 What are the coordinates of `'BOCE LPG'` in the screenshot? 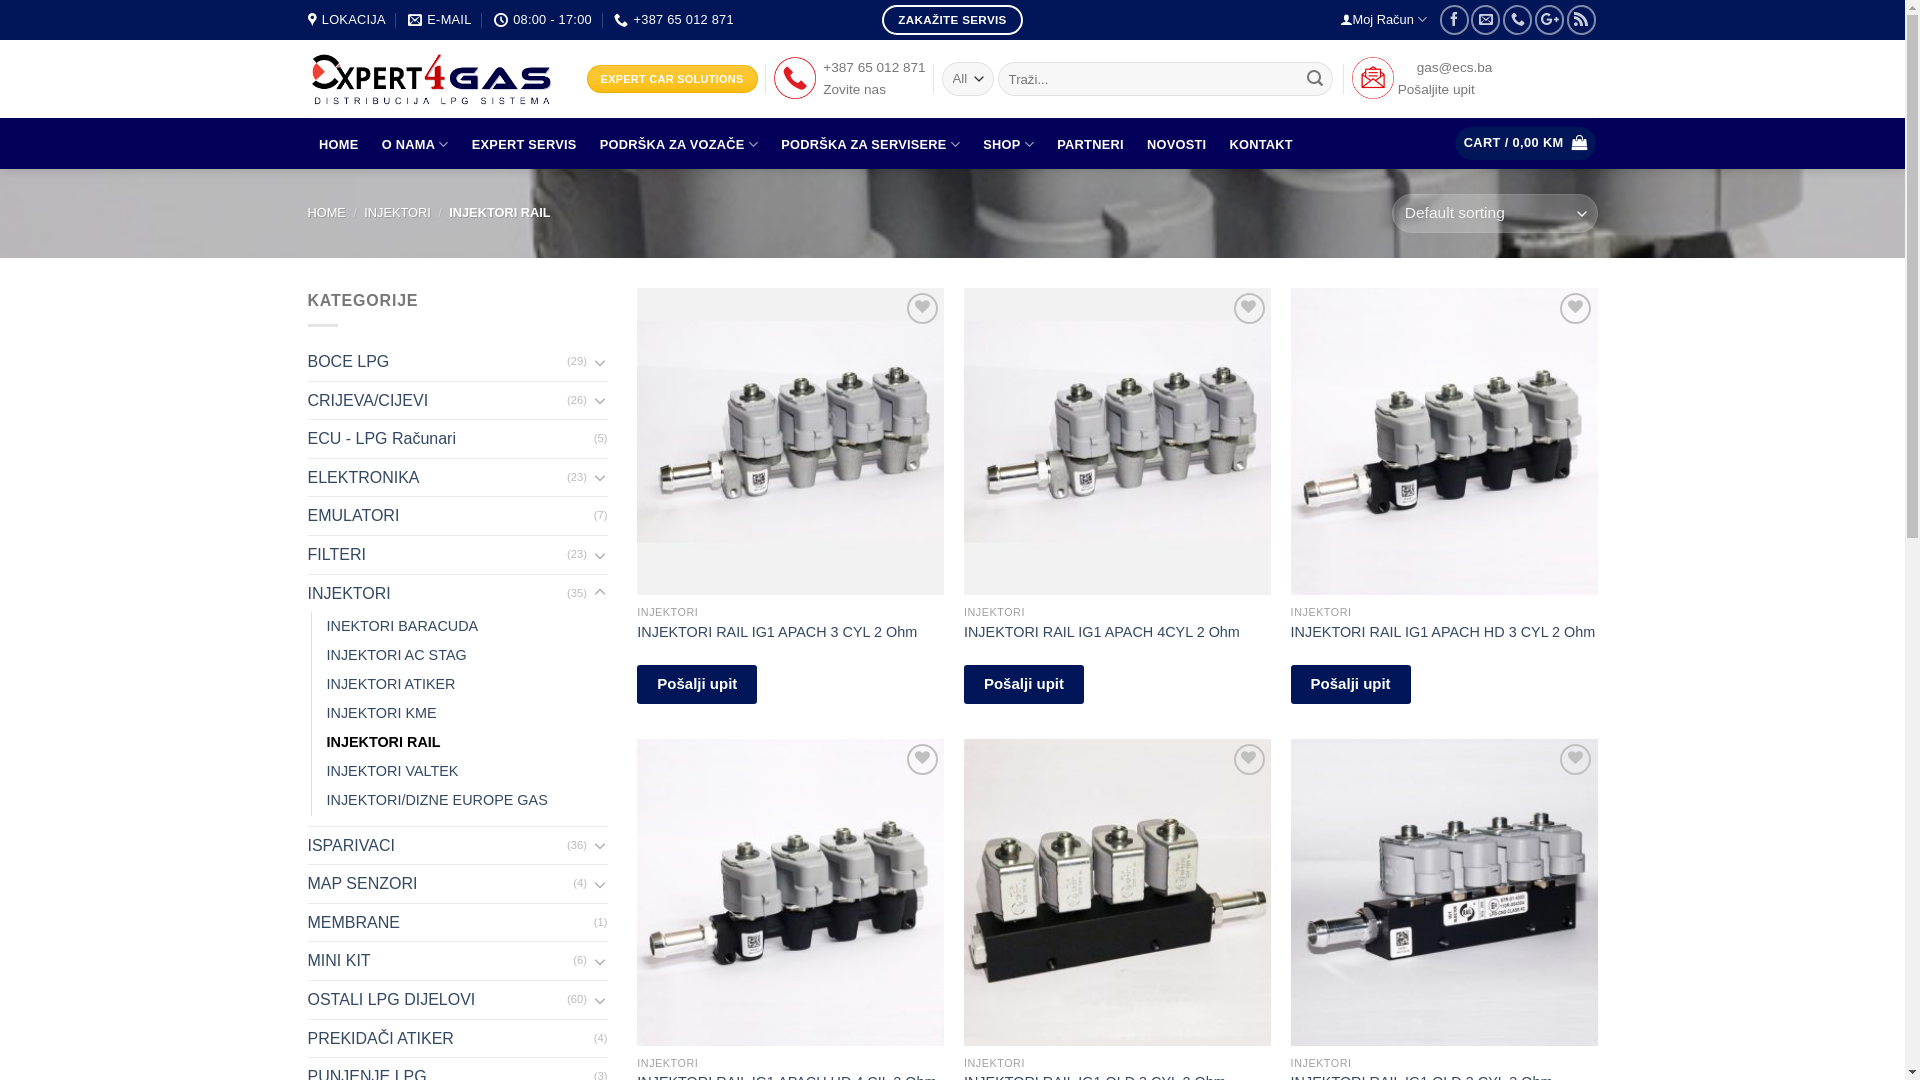 It's located at (436, 362).